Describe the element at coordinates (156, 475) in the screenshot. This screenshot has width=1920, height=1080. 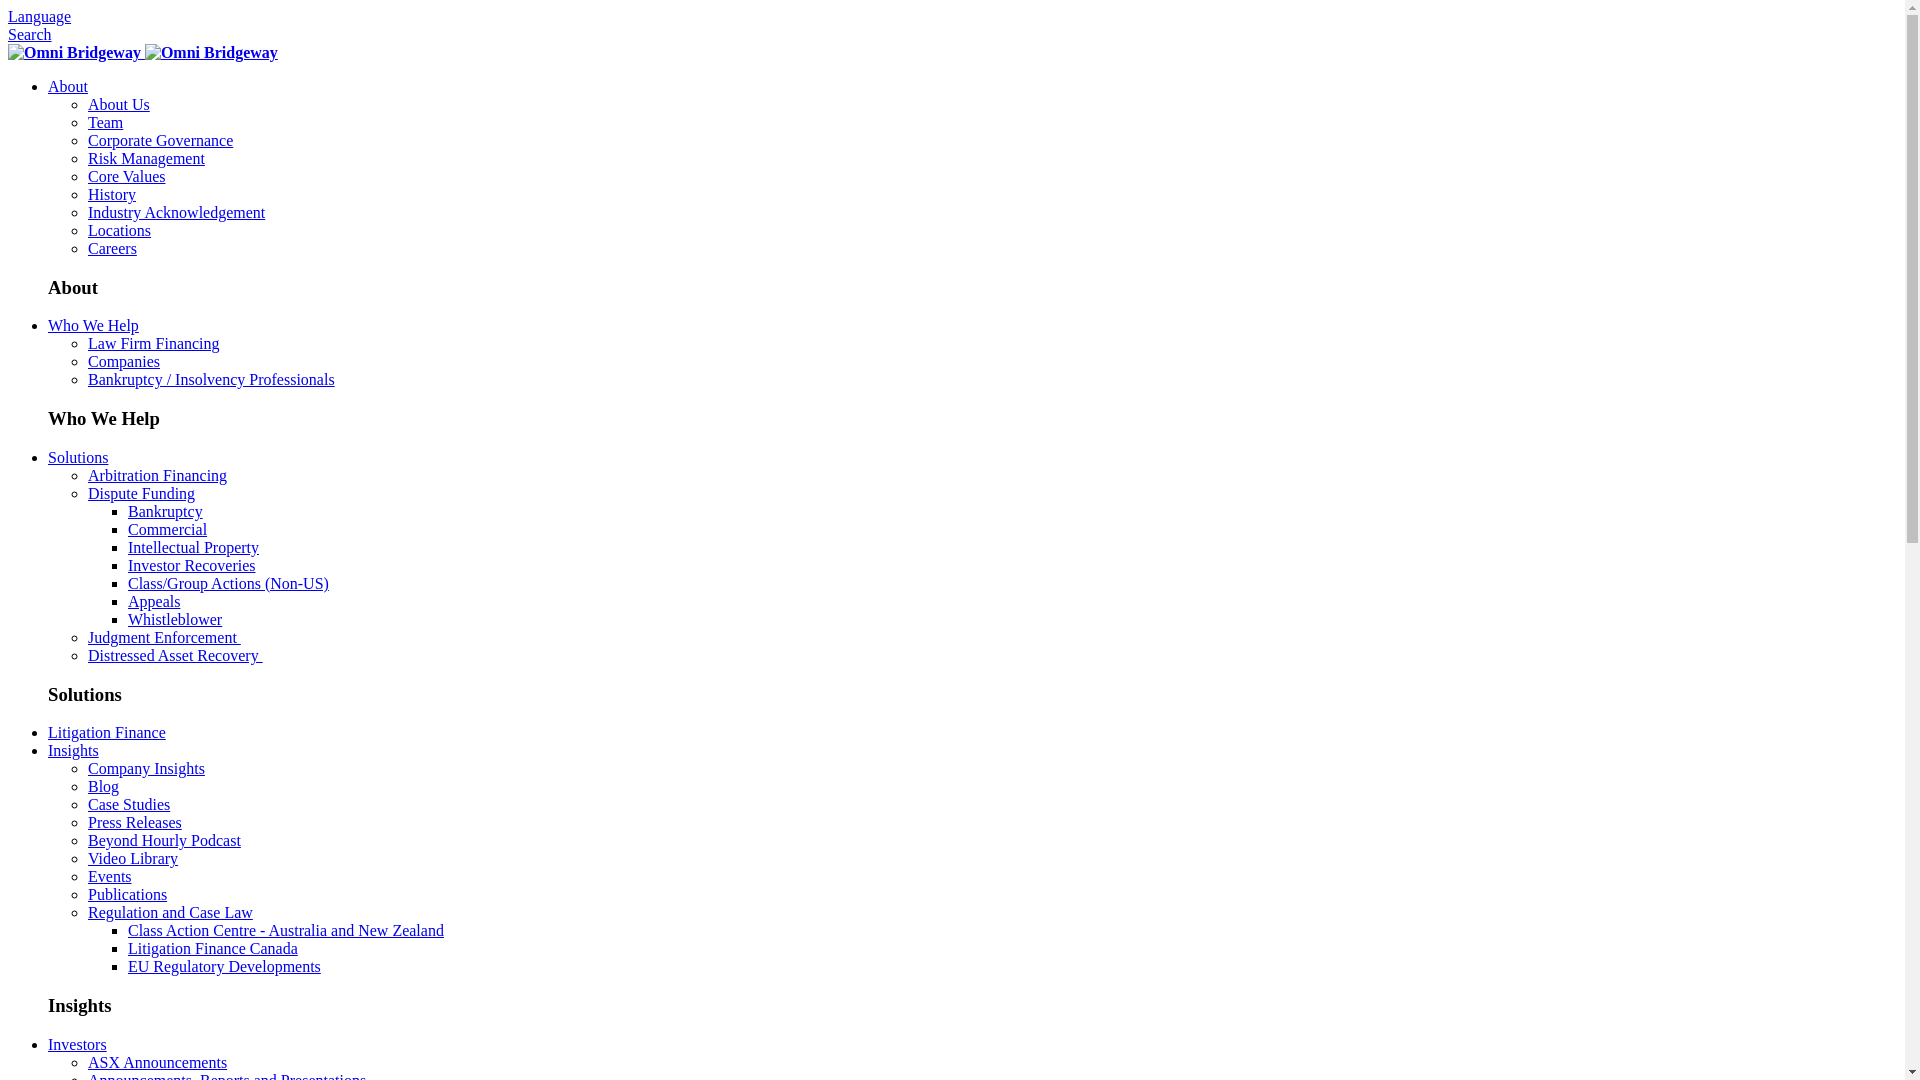
I see `'Arbitration Financing'` at that location.